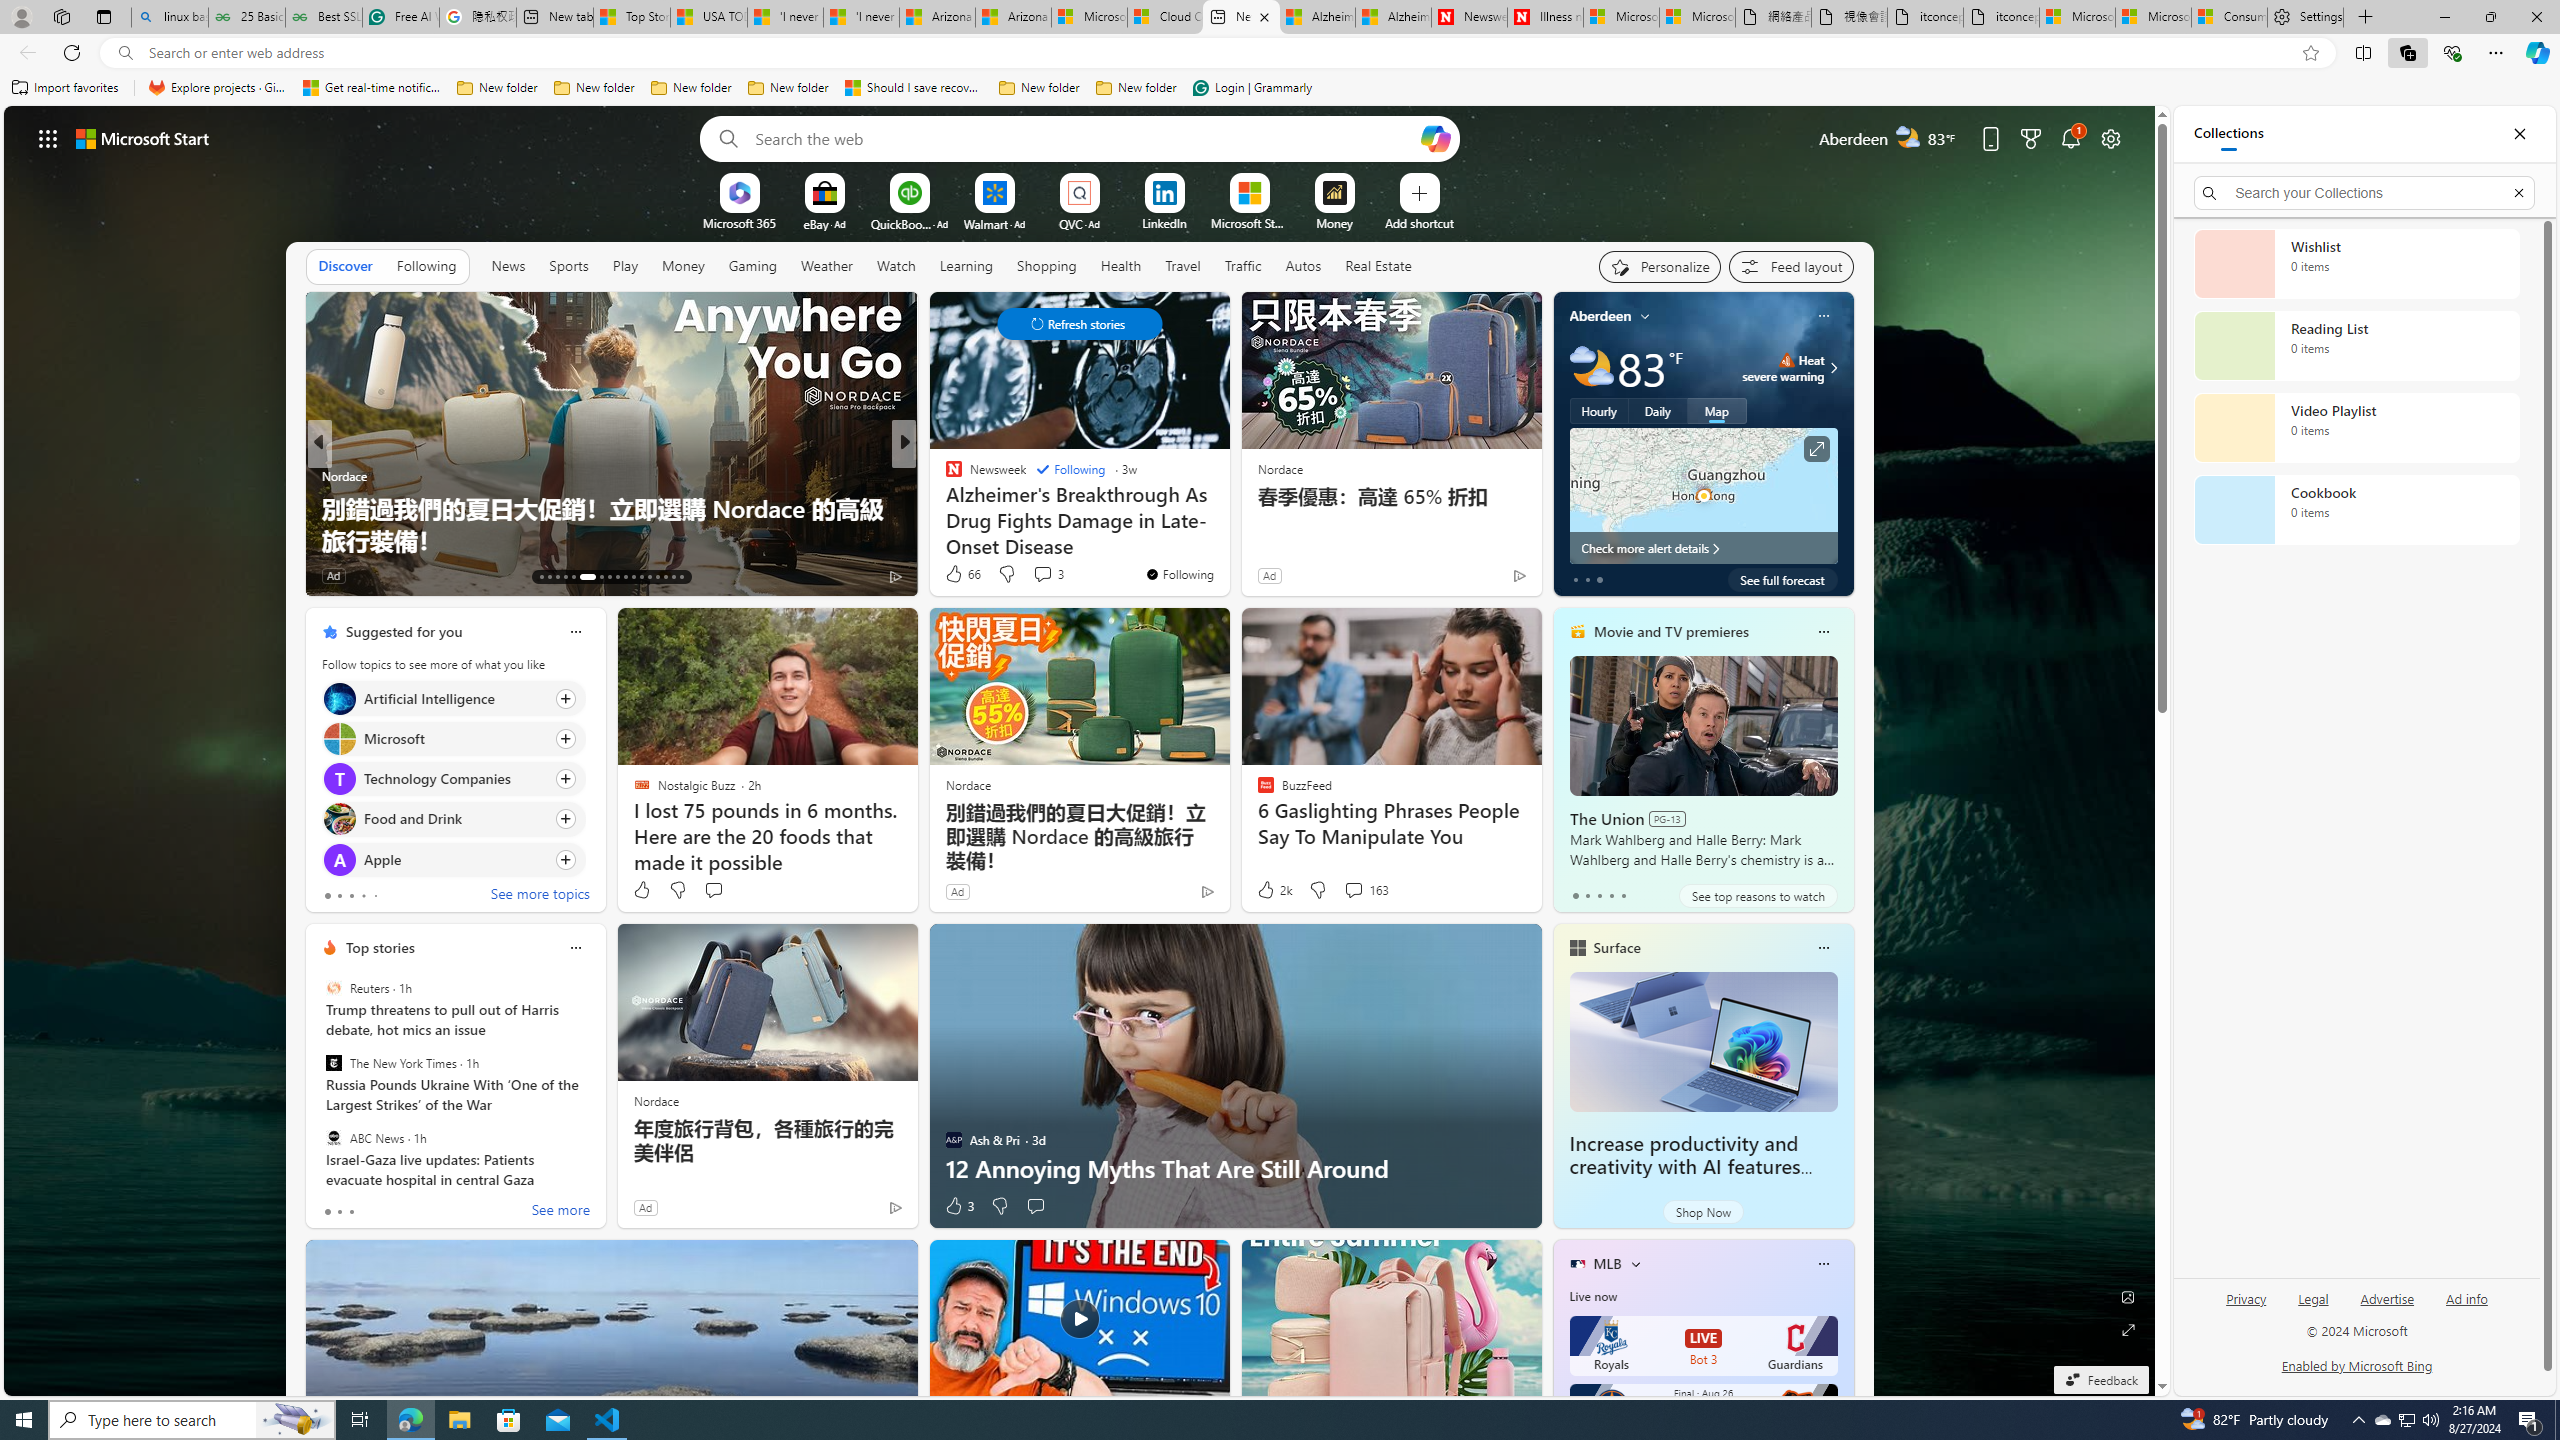  What do you see at coordinates (1789, 267) in the screenshot?
I see `'Feed settings'` at bounding box center [1789, 267].